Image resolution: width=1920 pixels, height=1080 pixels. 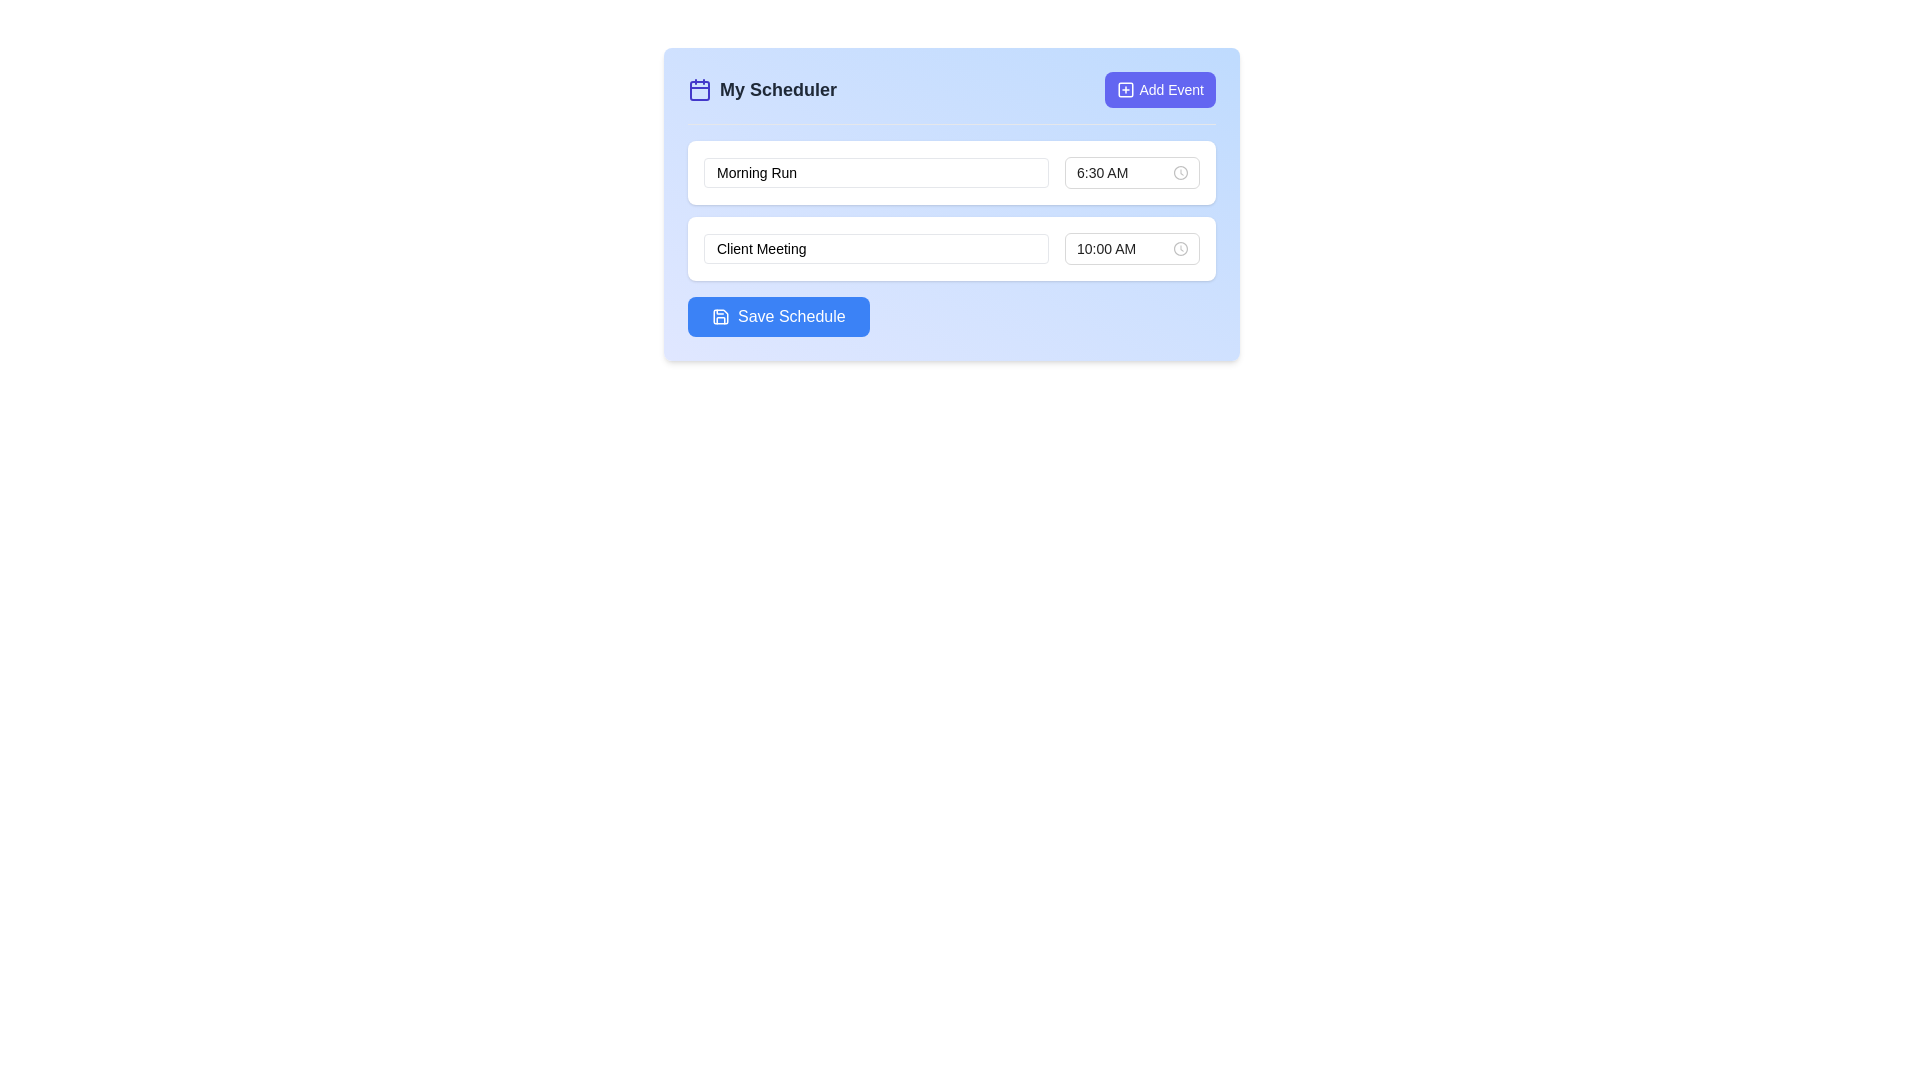 What do you see at coordinates (1132, 172) in the screenshot?
I see `the Time Picker Input for the 'Morning Run' event in the 'My Scheduler' section to enable input` at bounding box center [1132, 172].